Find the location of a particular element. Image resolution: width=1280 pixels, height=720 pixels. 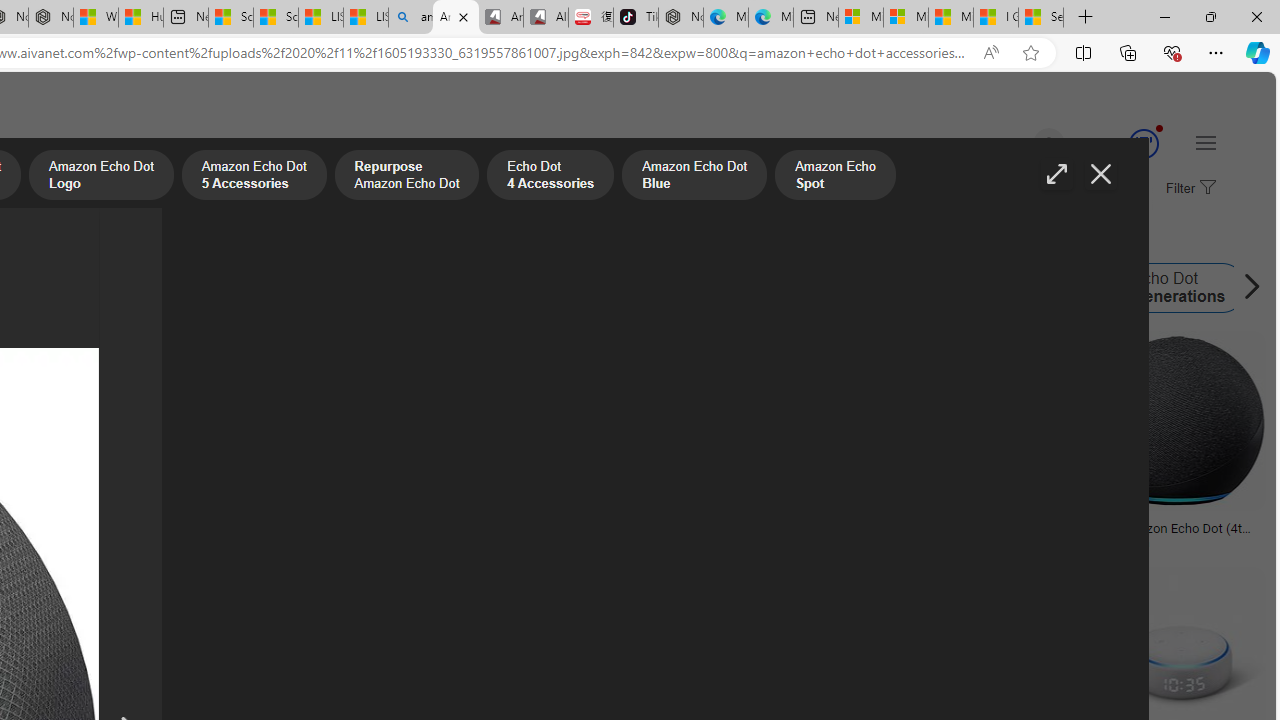

'I Gained 20 Pounds of Muscle in 30 Days! | Watch' is located at coordinates (995, 17).